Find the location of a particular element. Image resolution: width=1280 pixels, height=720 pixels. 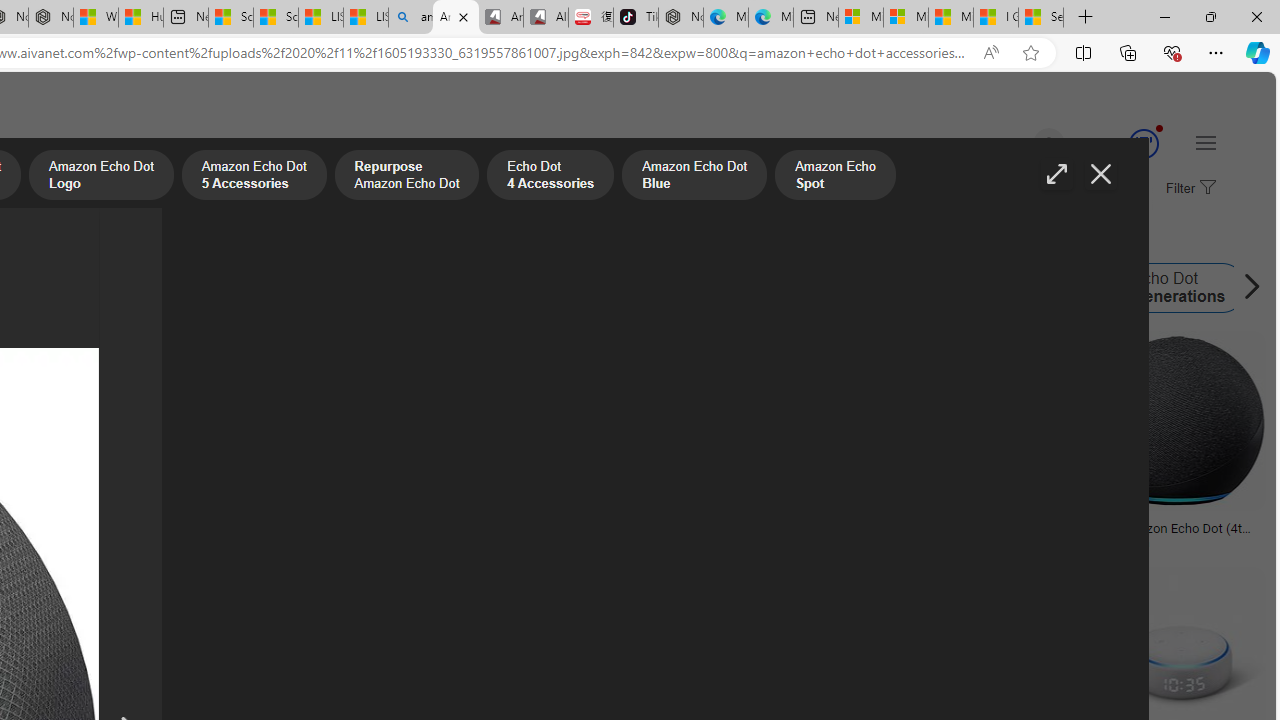

'I Gained 20 Pounds of Muscle in 30 Days! | Watch' is located at coordinates (995, 17).